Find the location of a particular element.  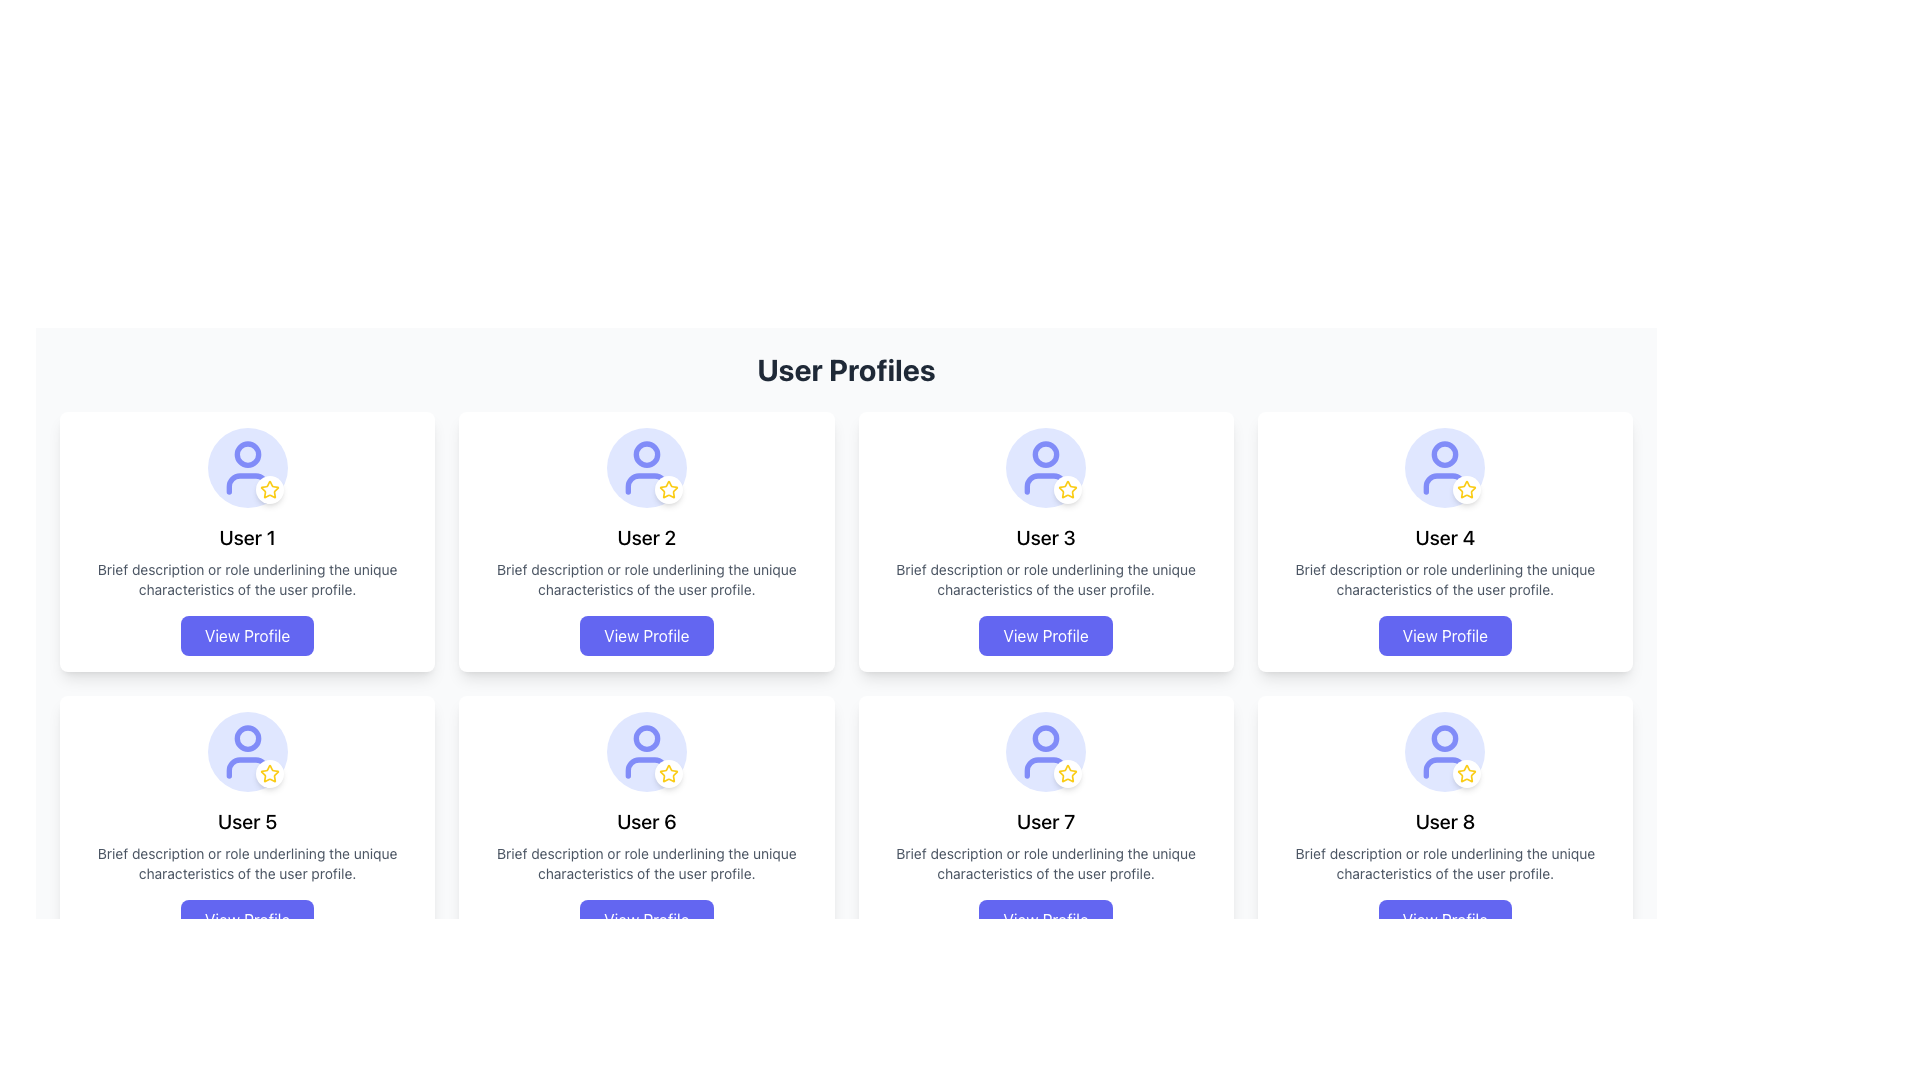

text label providing supplementary information for the user profile identified as 'User 7', which is located beneath the user identifier and above the 'View Profile' button in the seventh user profile card is located at coordinates (1045, 863).